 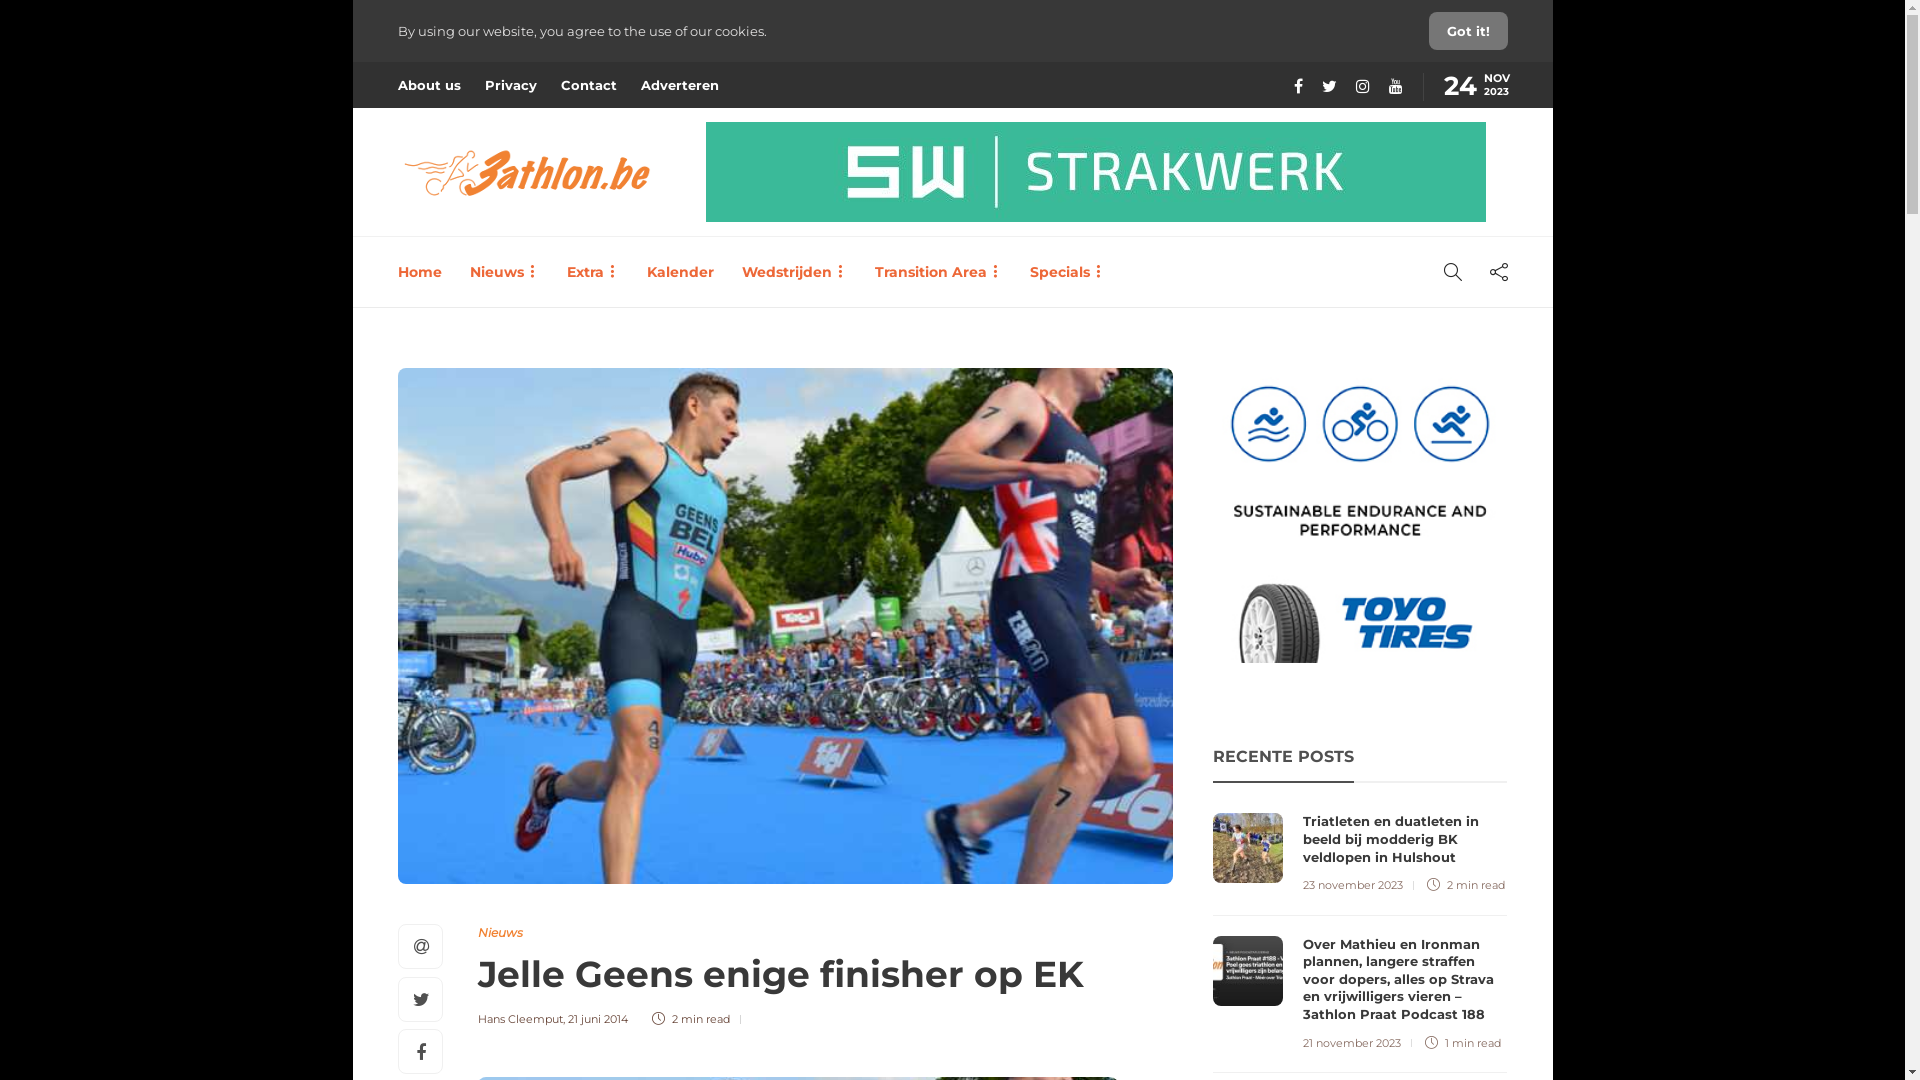 What do you see at coordinates (678, 83) in the screenshot?
I see `'Adverteren'` at bounding box center [678, 83].